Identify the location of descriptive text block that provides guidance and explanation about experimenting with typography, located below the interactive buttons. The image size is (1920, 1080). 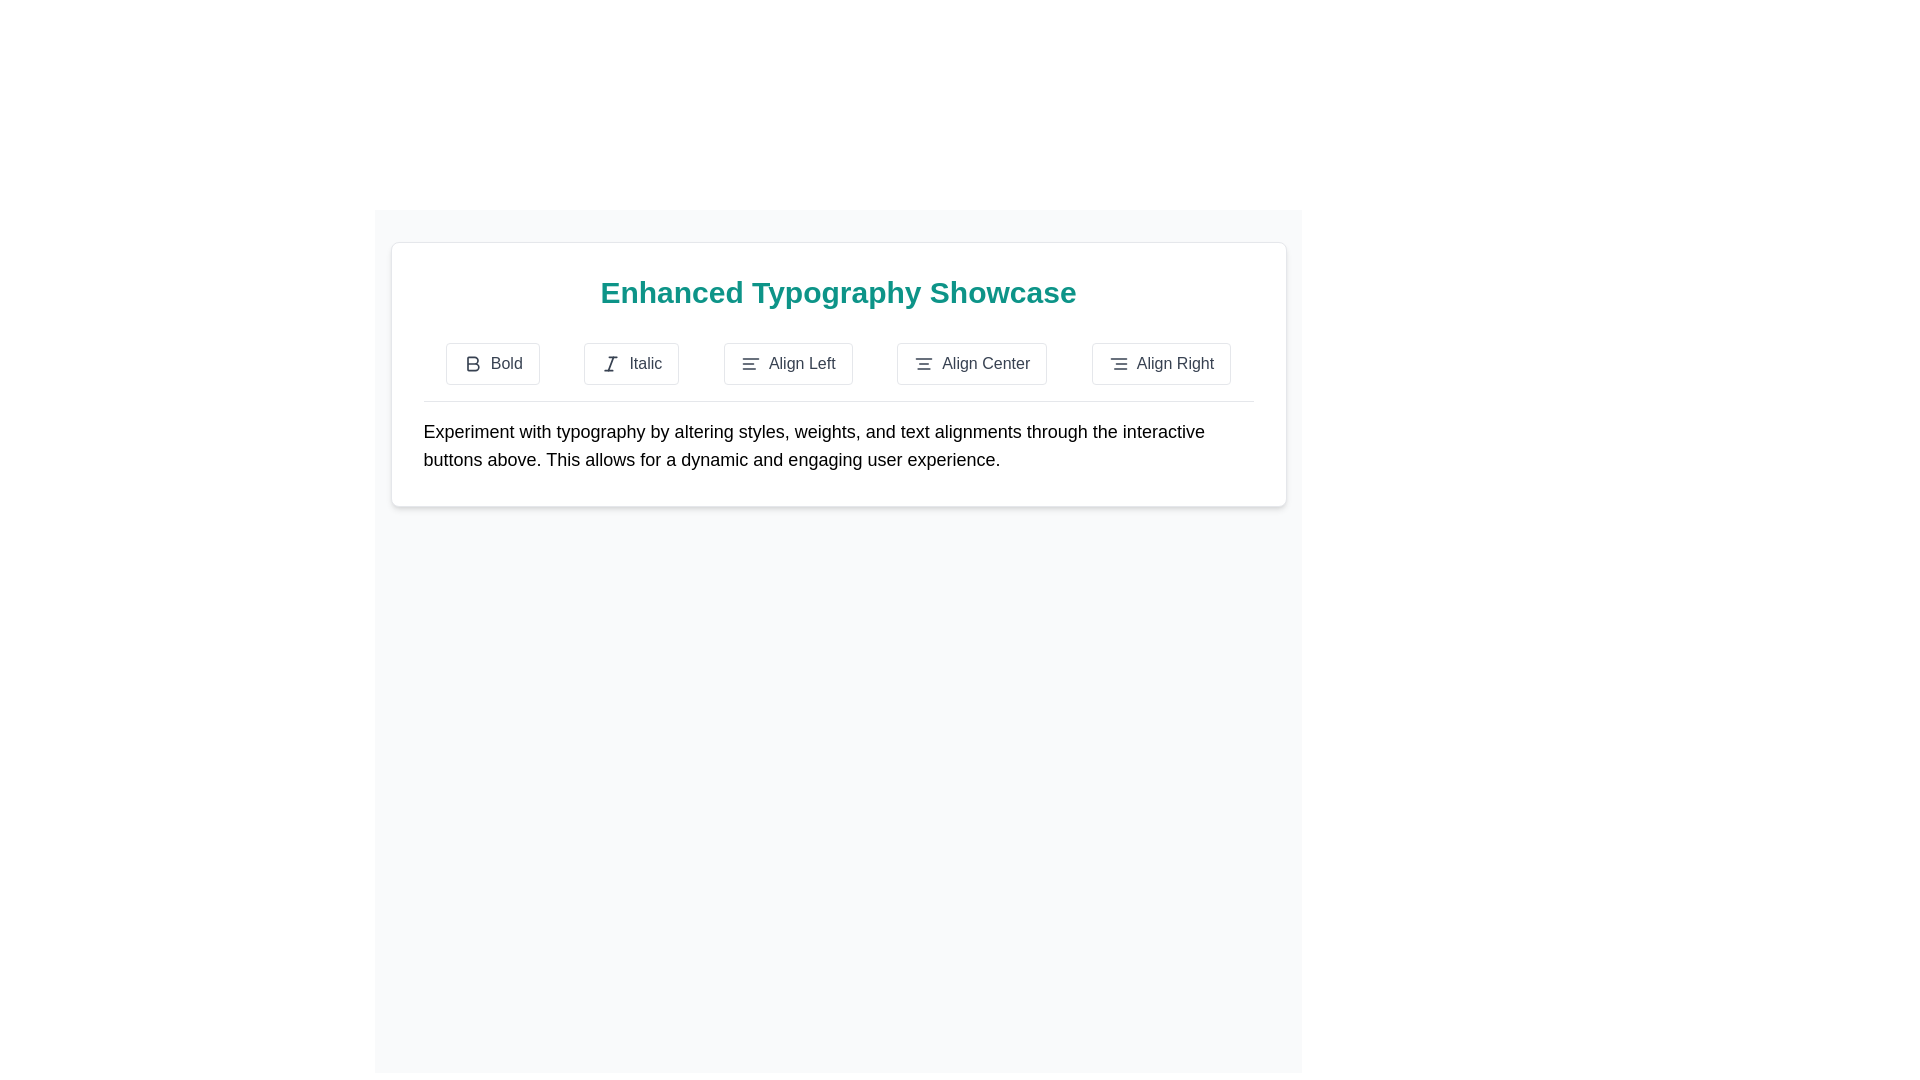
(838, 445).